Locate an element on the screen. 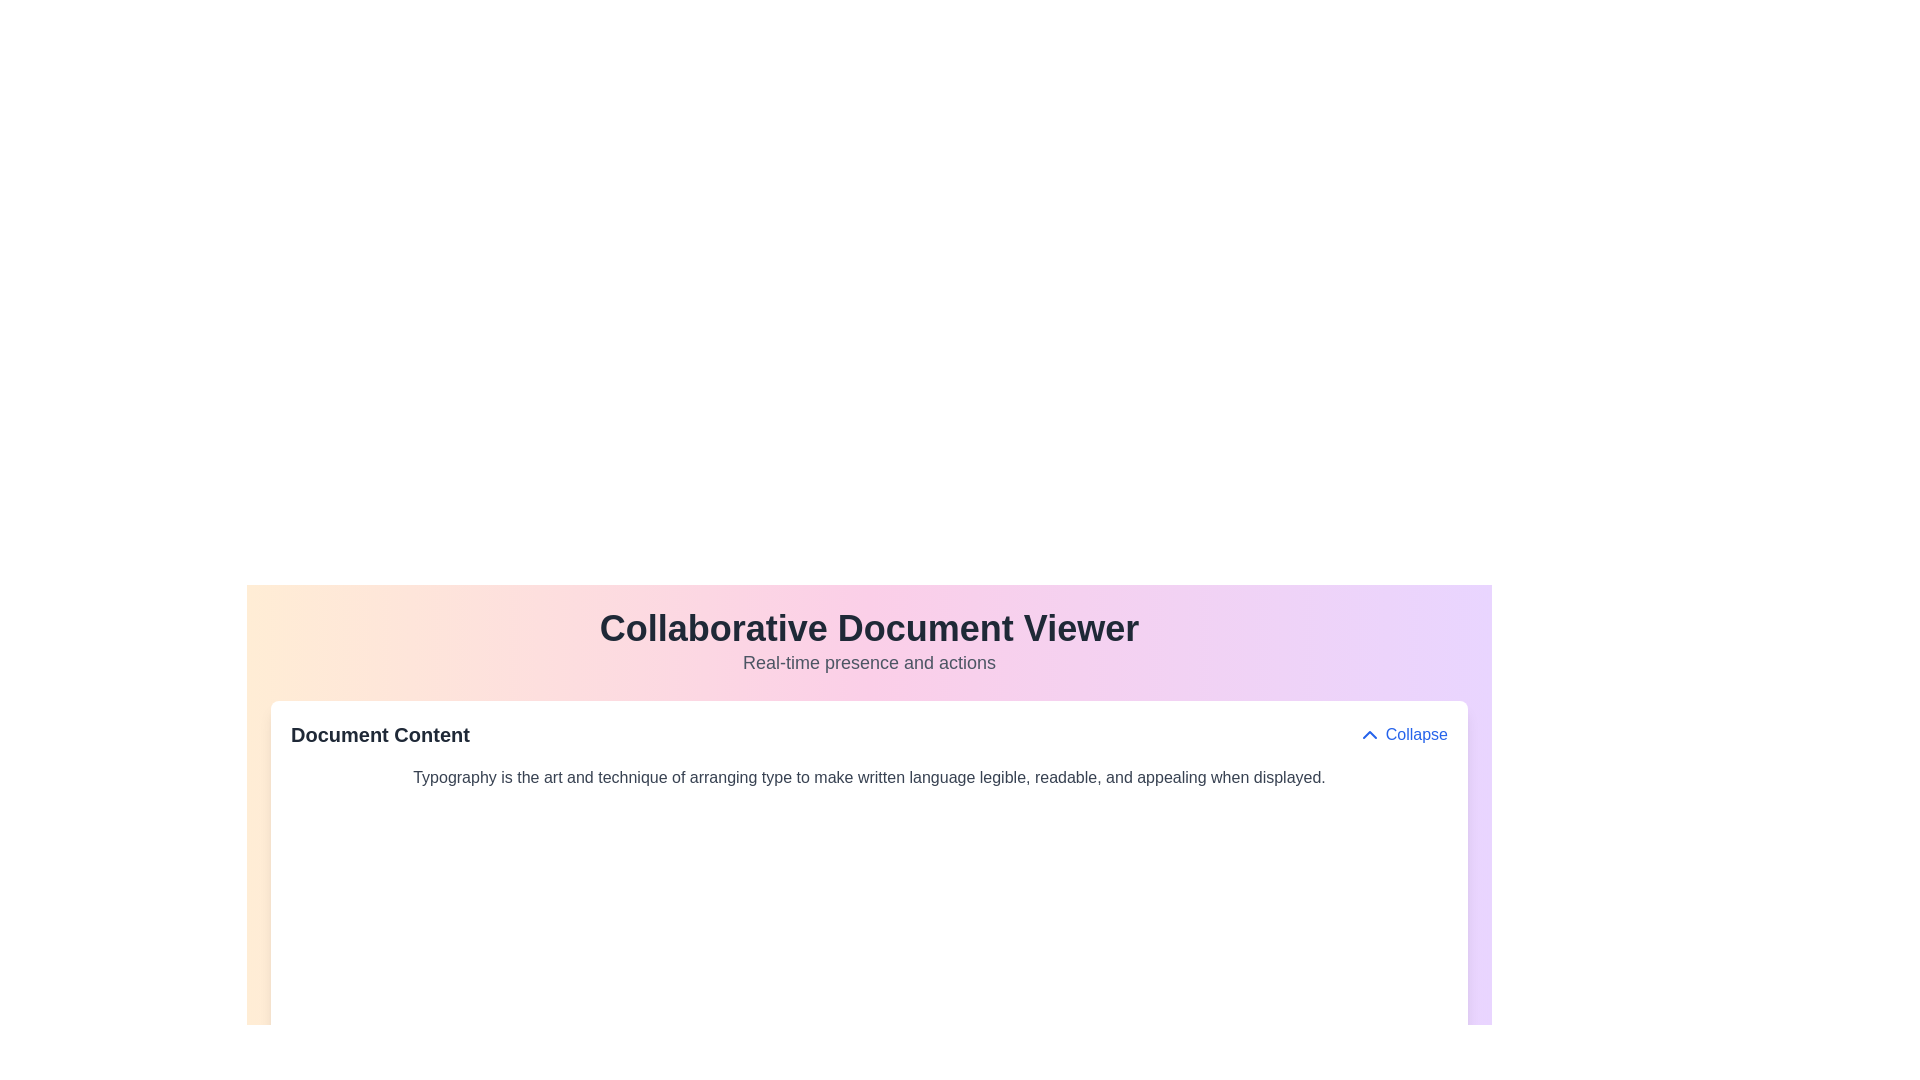 This screenshot has width=1920, height=1080. the toggle button or link located is located at coordinates (1401, 735).